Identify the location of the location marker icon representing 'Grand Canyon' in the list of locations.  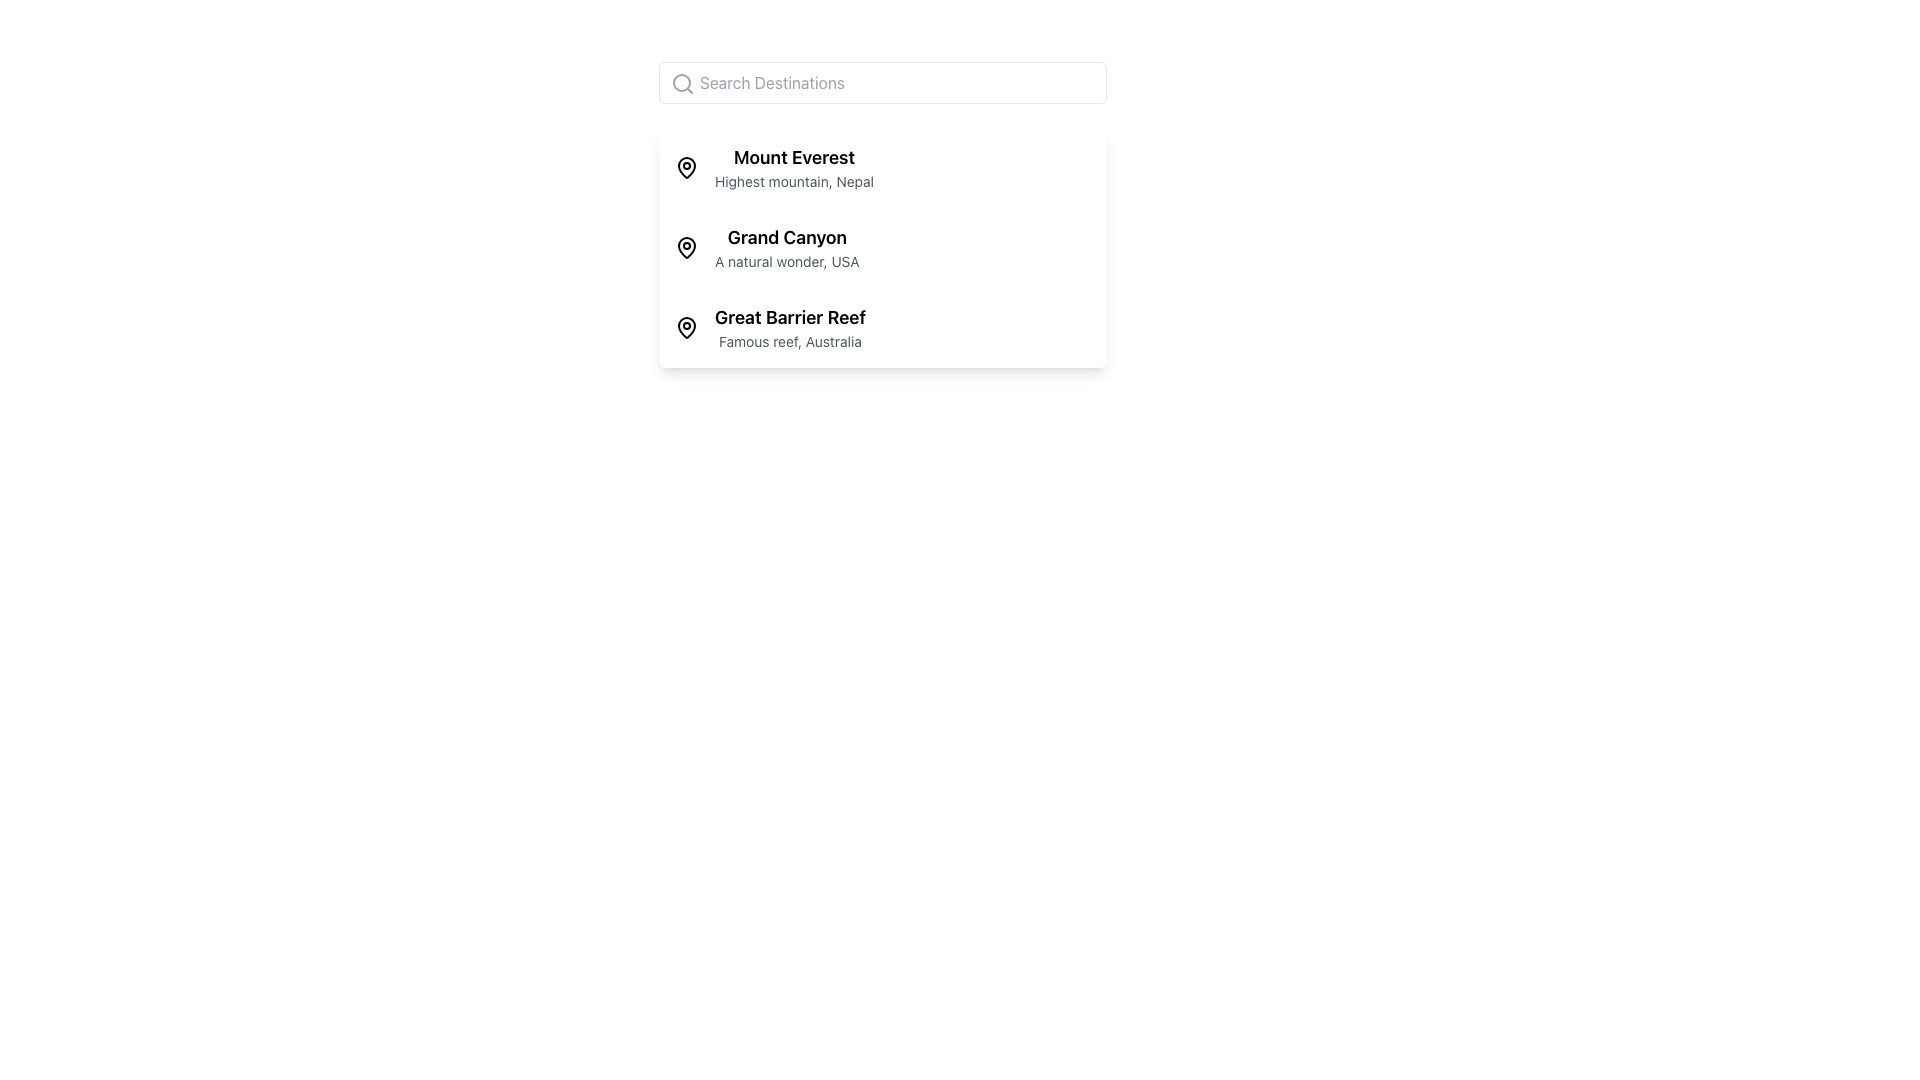
(686, 245).